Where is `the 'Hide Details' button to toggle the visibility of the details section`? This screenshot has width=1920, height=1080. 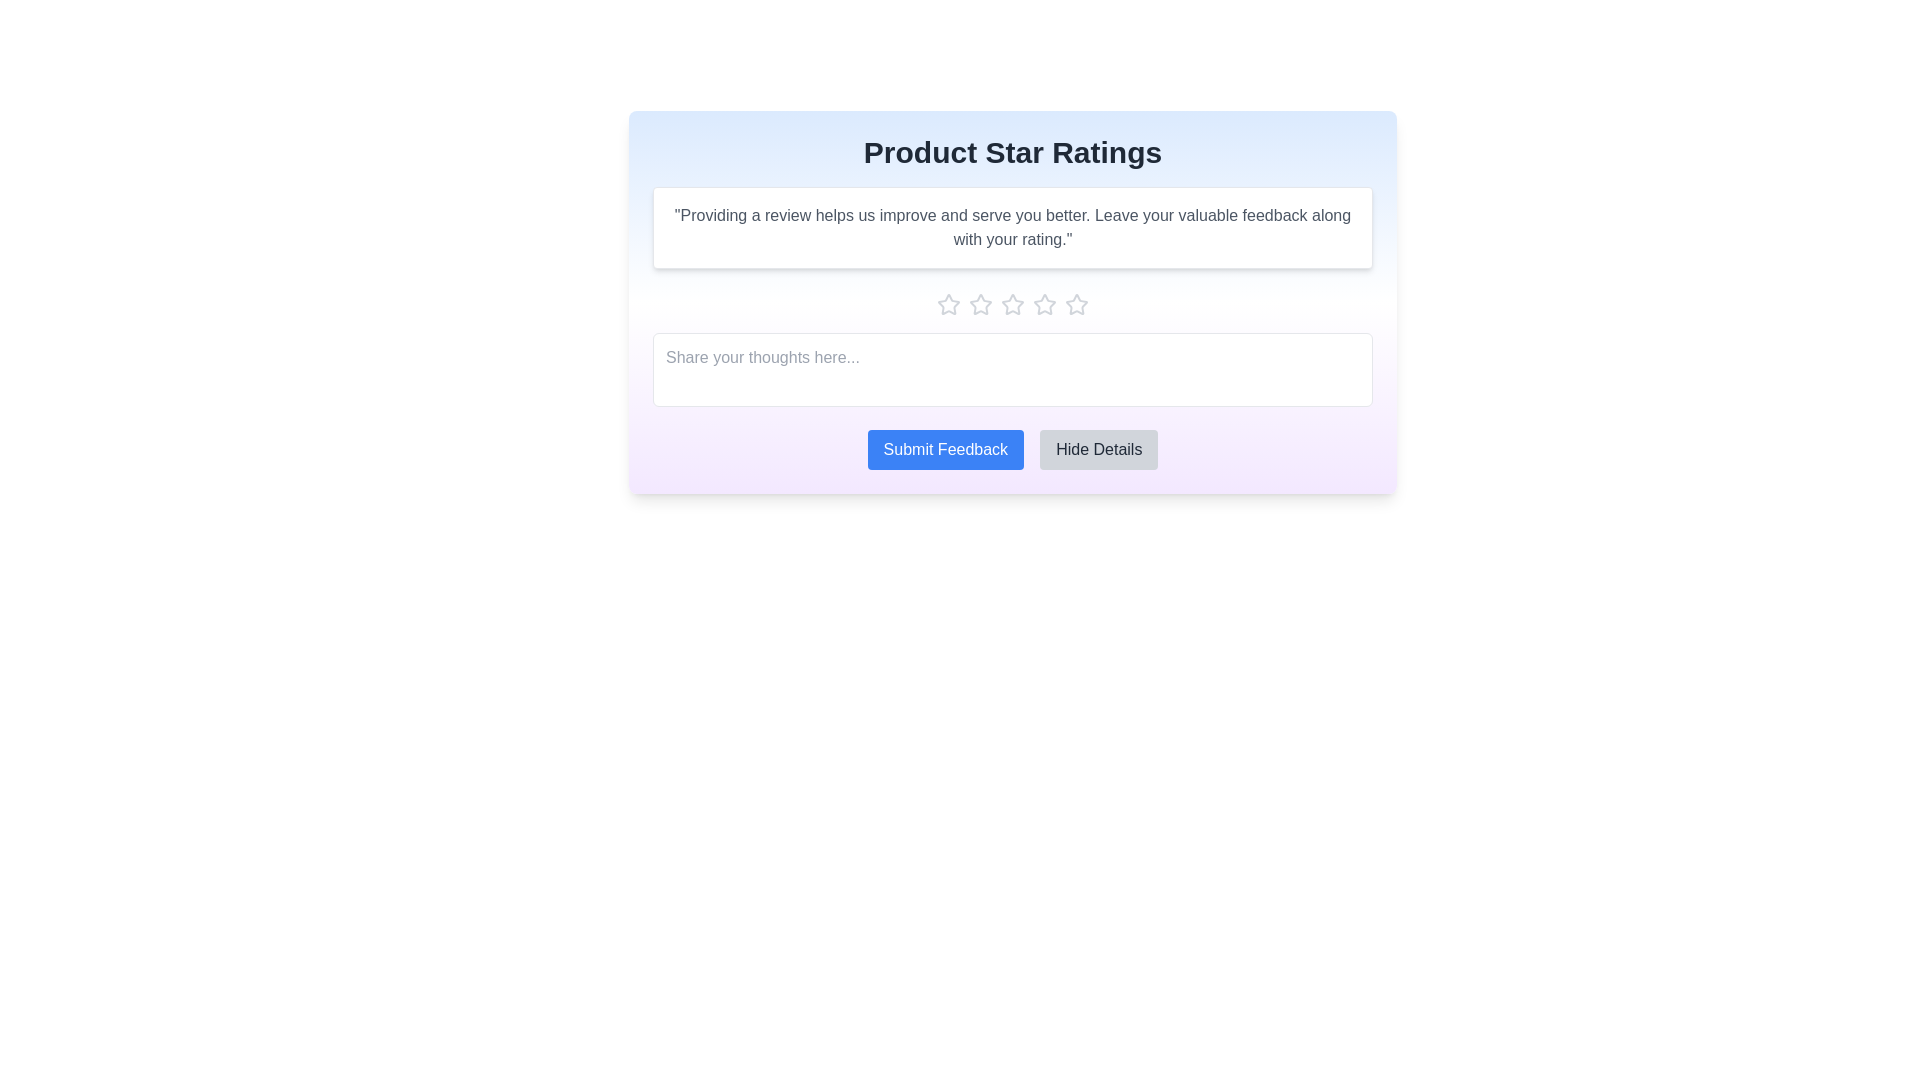 the 'Hide Details' button to toggle the visibility of the details section is located at coordinates (1098, 450).